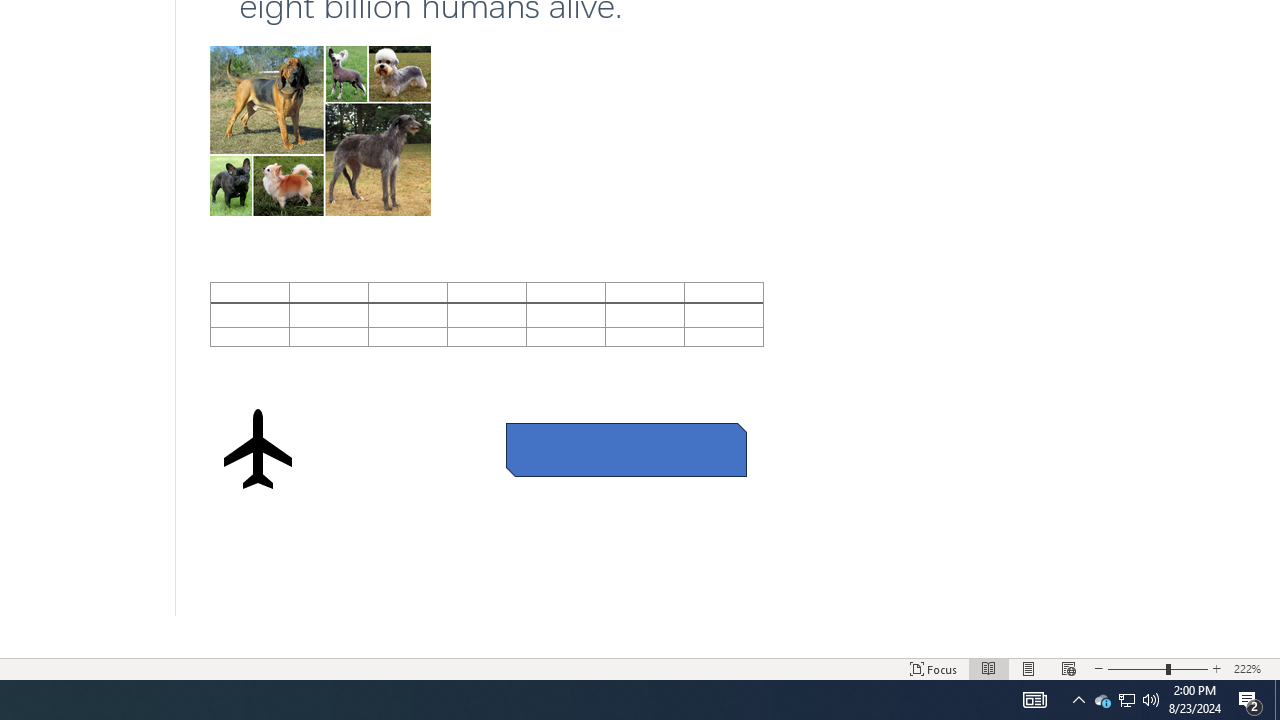 The width and height of the screenshot is (1280, 720). Describe the element at coordinates (625, 450) in the screenshot. I see `'Rectangle: Diagonal Corners Snipped 2'` at that location.